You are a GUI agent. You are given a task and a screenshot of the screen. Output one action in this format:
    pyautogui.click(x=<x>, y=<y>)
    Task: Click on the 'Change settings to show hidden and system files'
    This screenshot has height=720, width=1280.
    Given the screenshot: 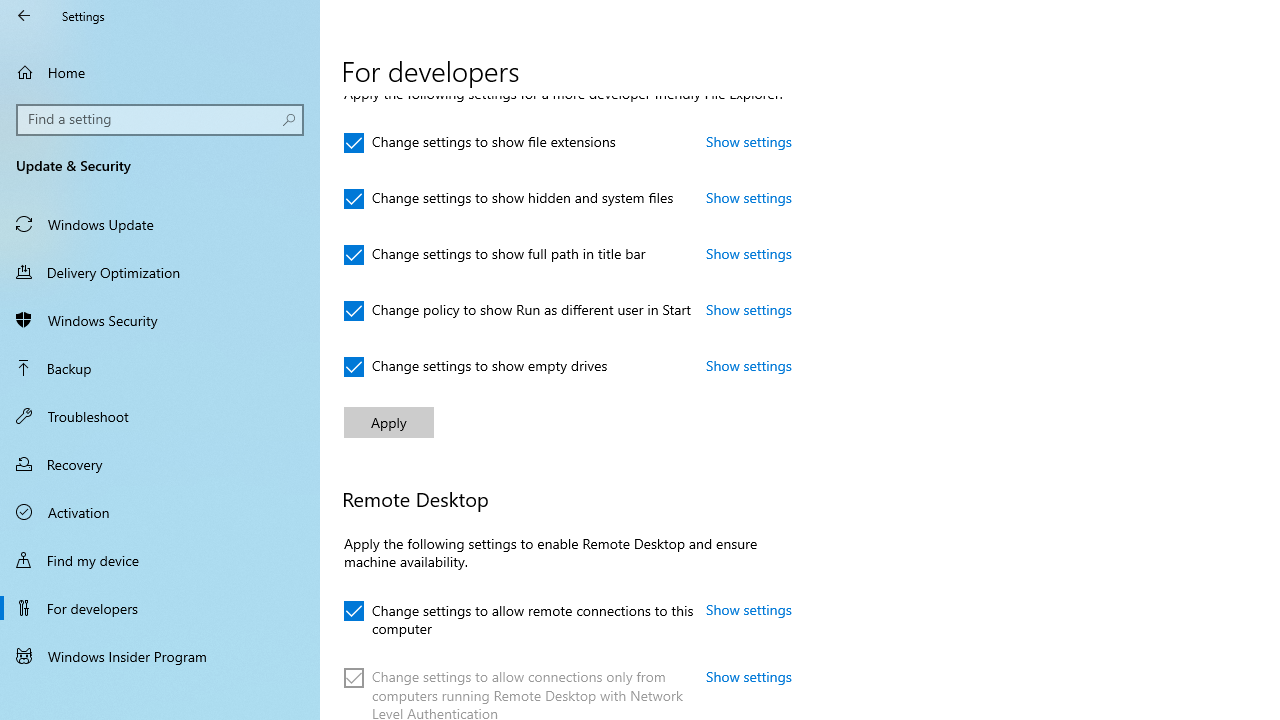 What is the action you would take?
    pyautogui.click(x=509, y=199)
    